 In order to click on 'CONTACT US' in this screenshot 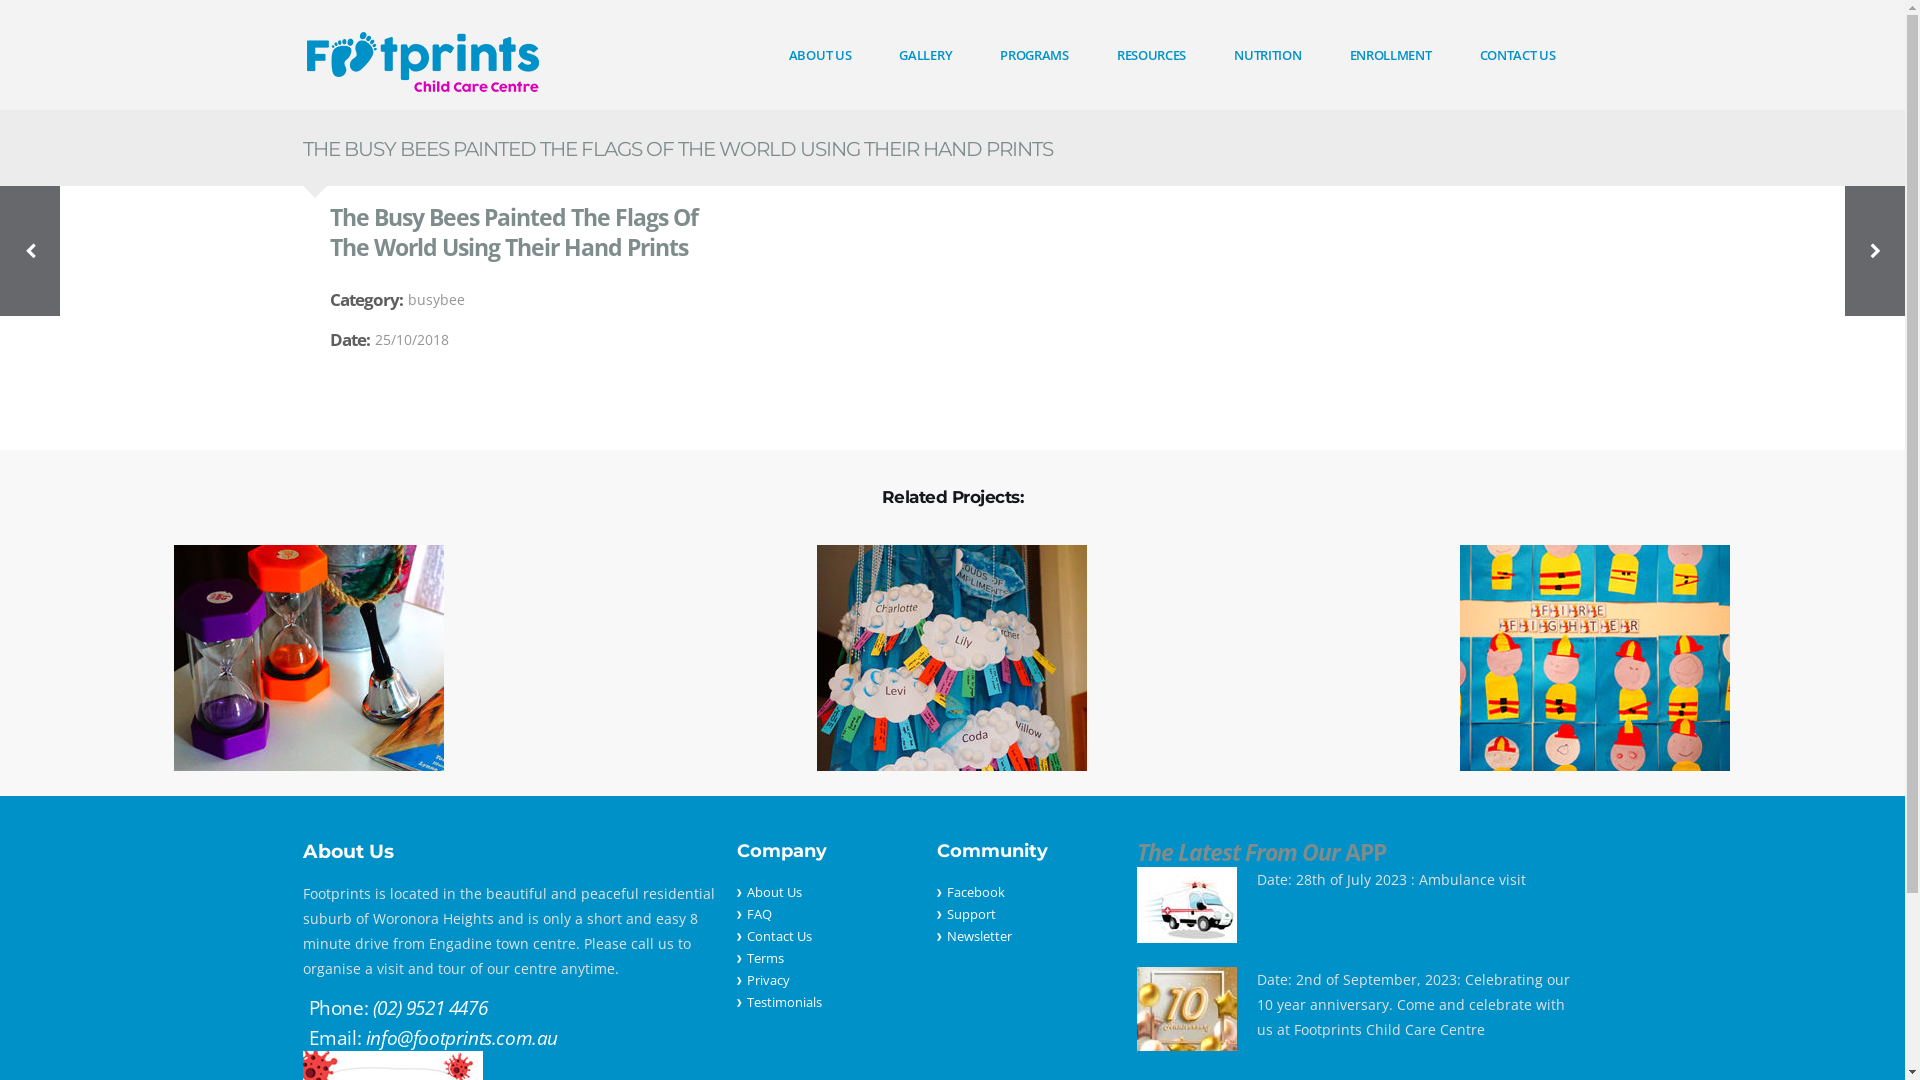, I will do `click(1455, 53)`.